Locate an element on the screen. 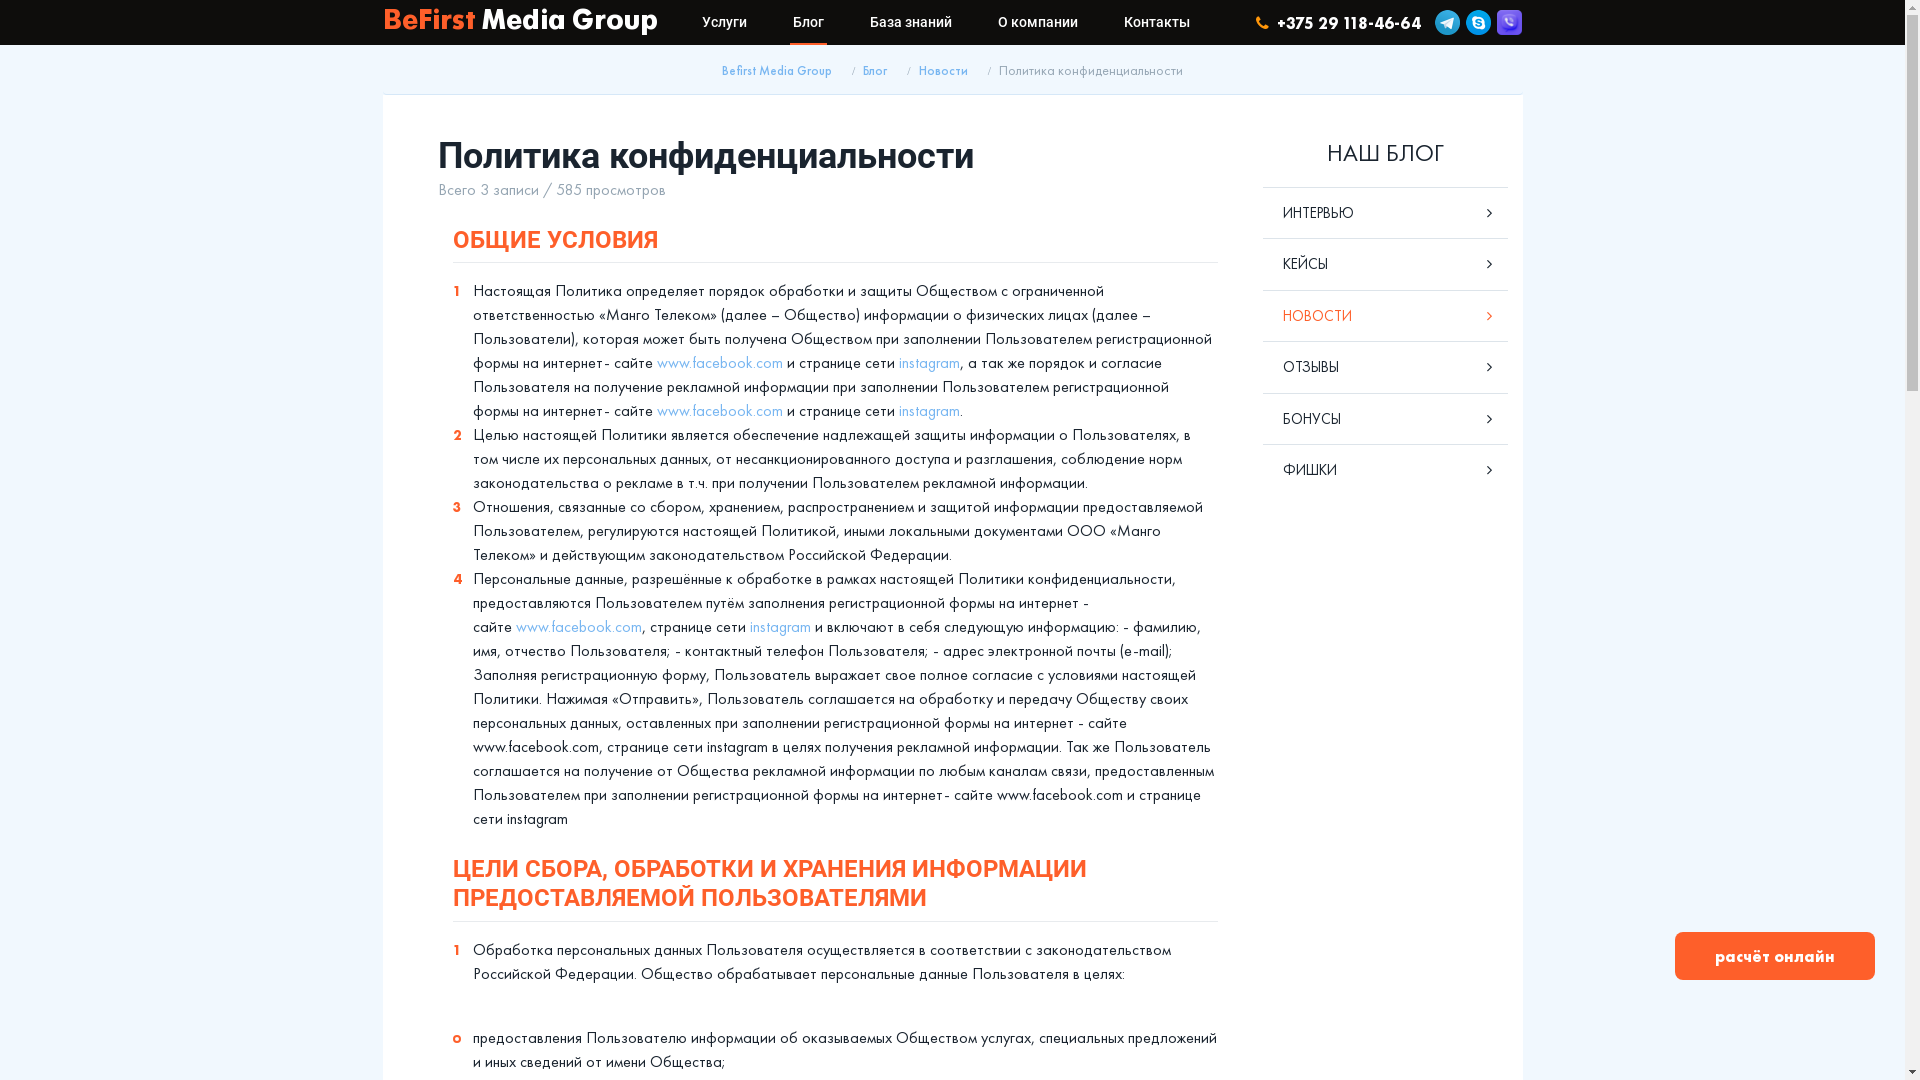 Image resolution: width=1920 pixels, height=1080 pixels. 'instagram' is located at coordinates (779, 625).